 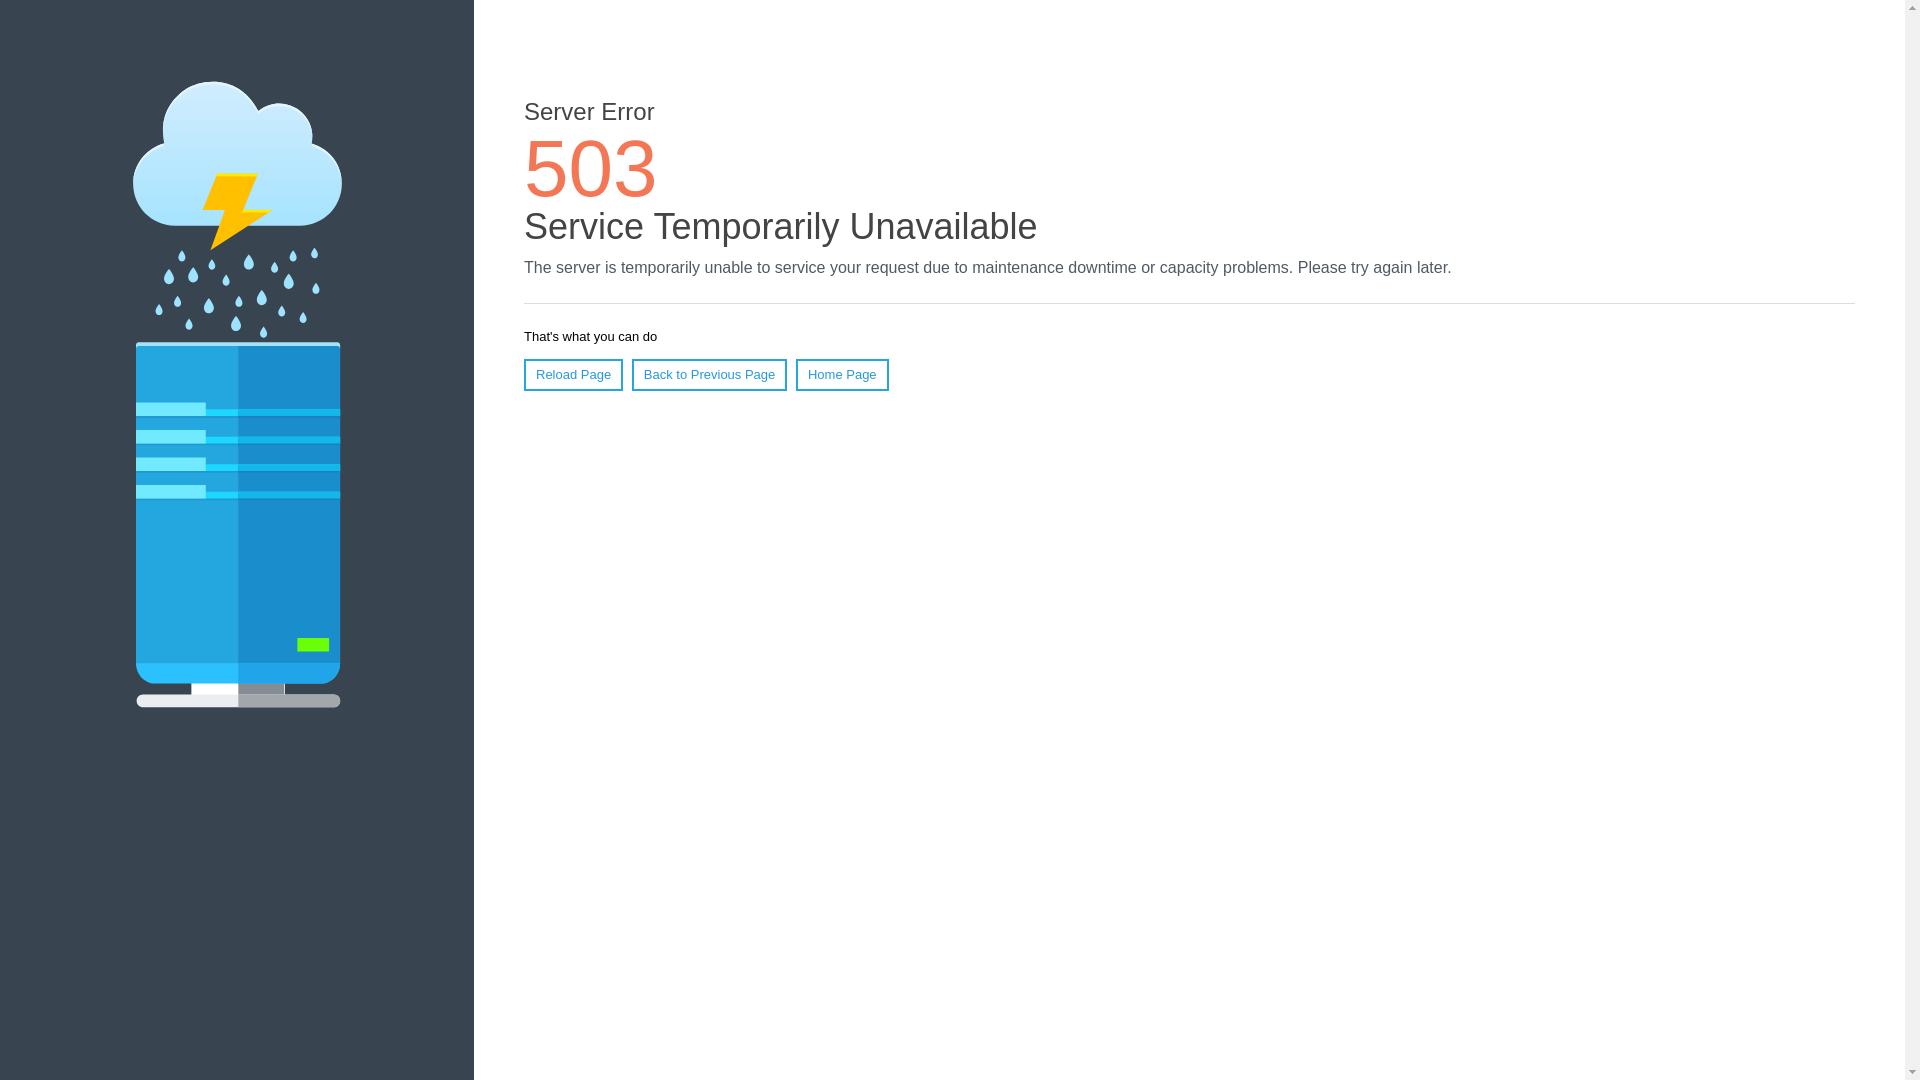 What do you see at coordinates (523, 374) in the screenshot?
I see `'Reload Page'` at bounding box center [523, 374].